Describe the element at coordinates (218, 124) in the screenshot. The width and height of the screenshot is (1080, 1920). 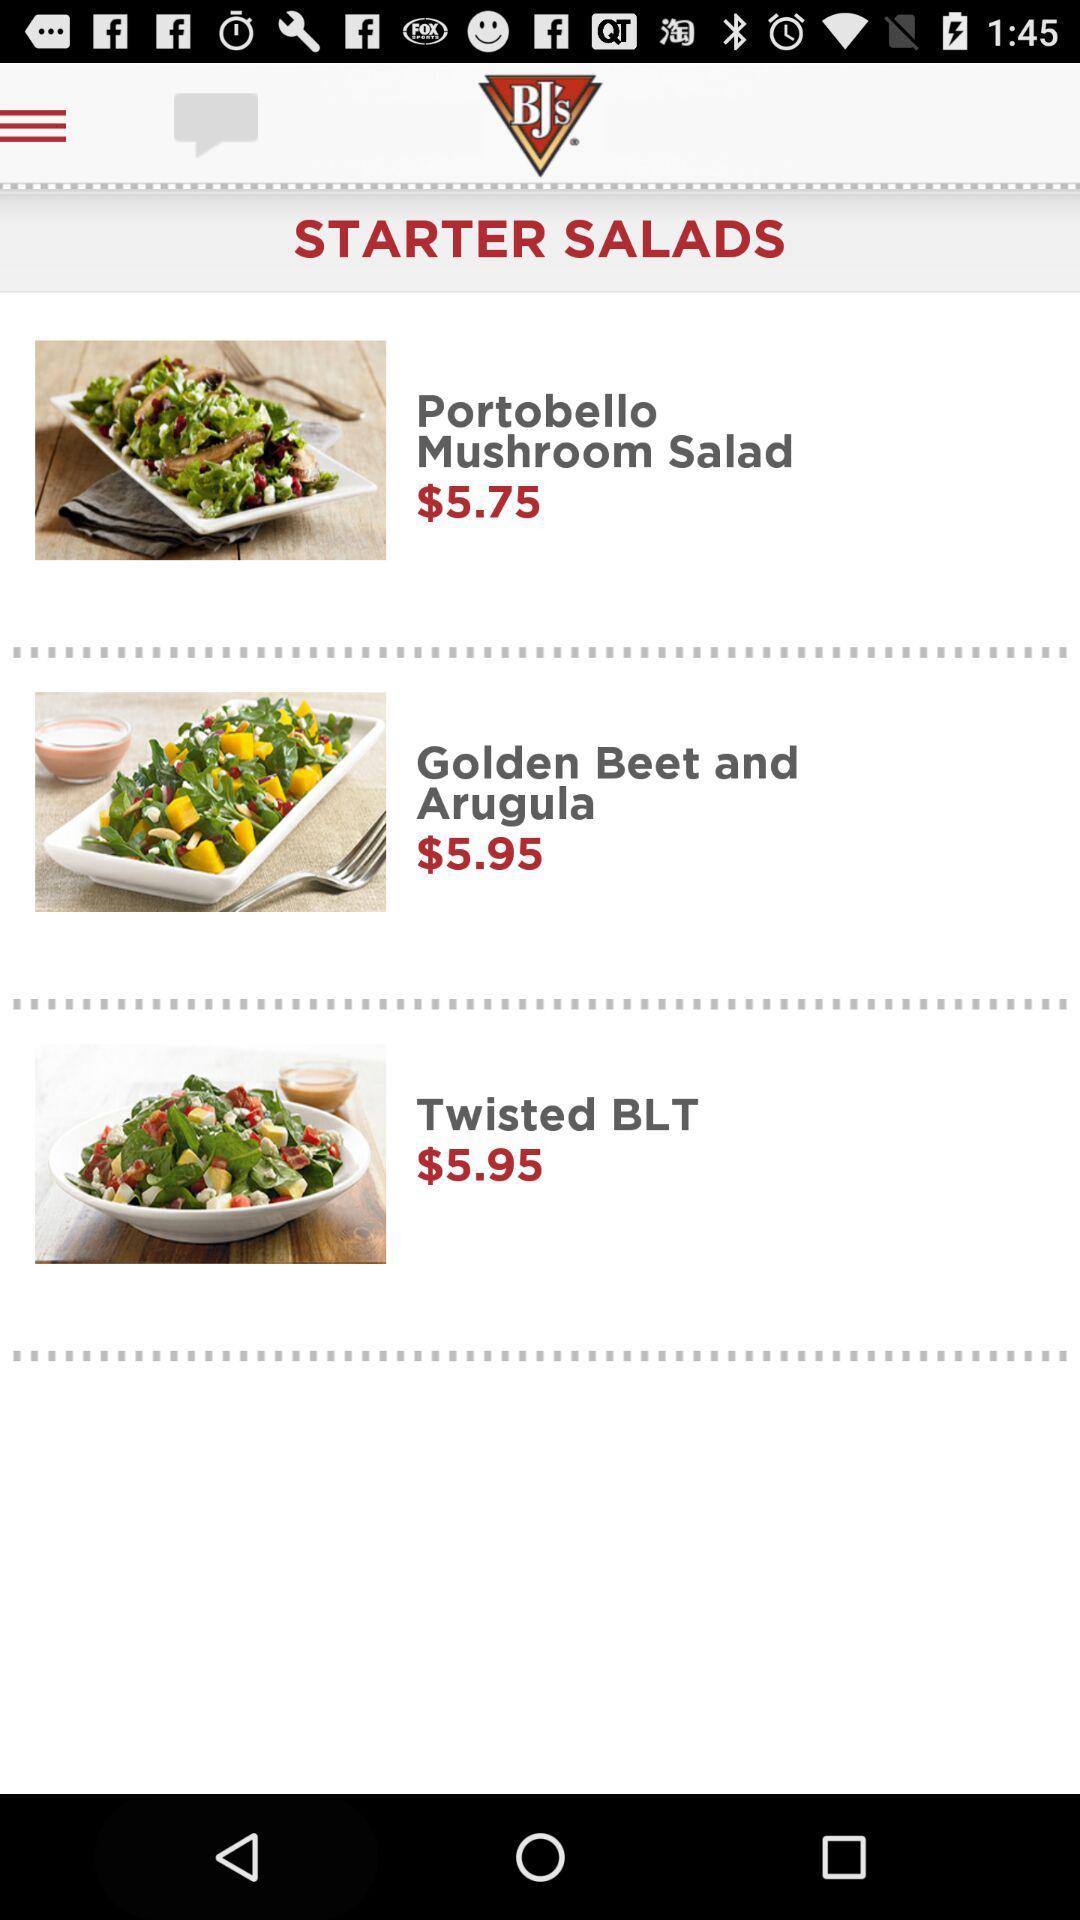
I see `open chat` at that location.